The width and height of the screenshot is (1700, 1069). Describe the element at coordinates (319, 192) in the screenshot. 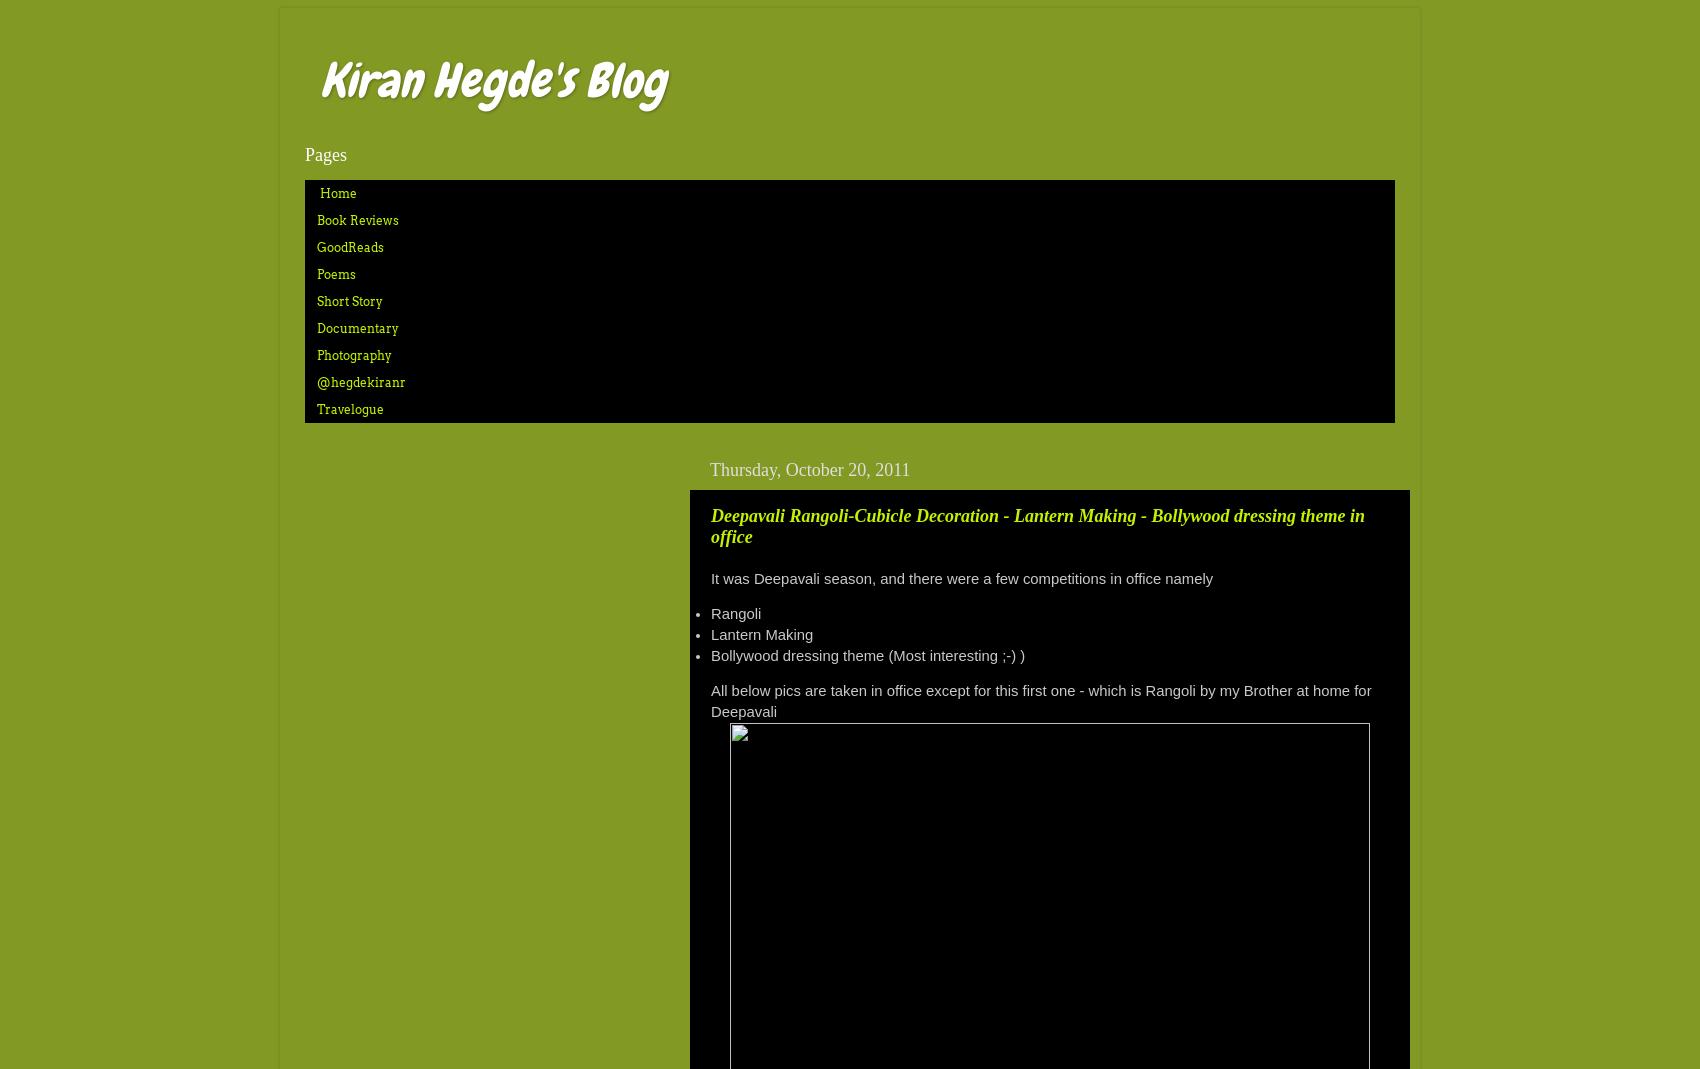

I see `'Home'` at that location.